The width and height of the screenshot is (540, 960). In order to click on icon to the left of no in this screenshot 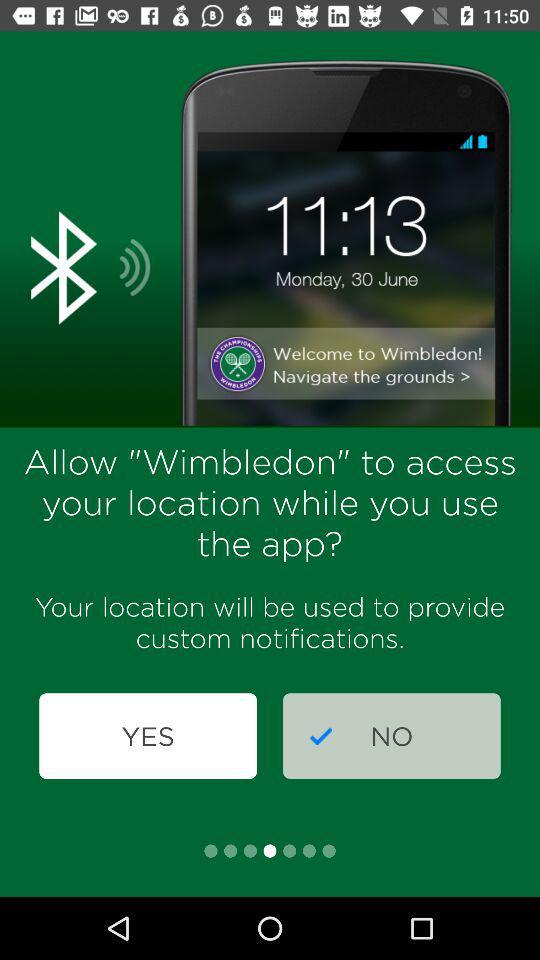, I will do `click(147, 735)`.